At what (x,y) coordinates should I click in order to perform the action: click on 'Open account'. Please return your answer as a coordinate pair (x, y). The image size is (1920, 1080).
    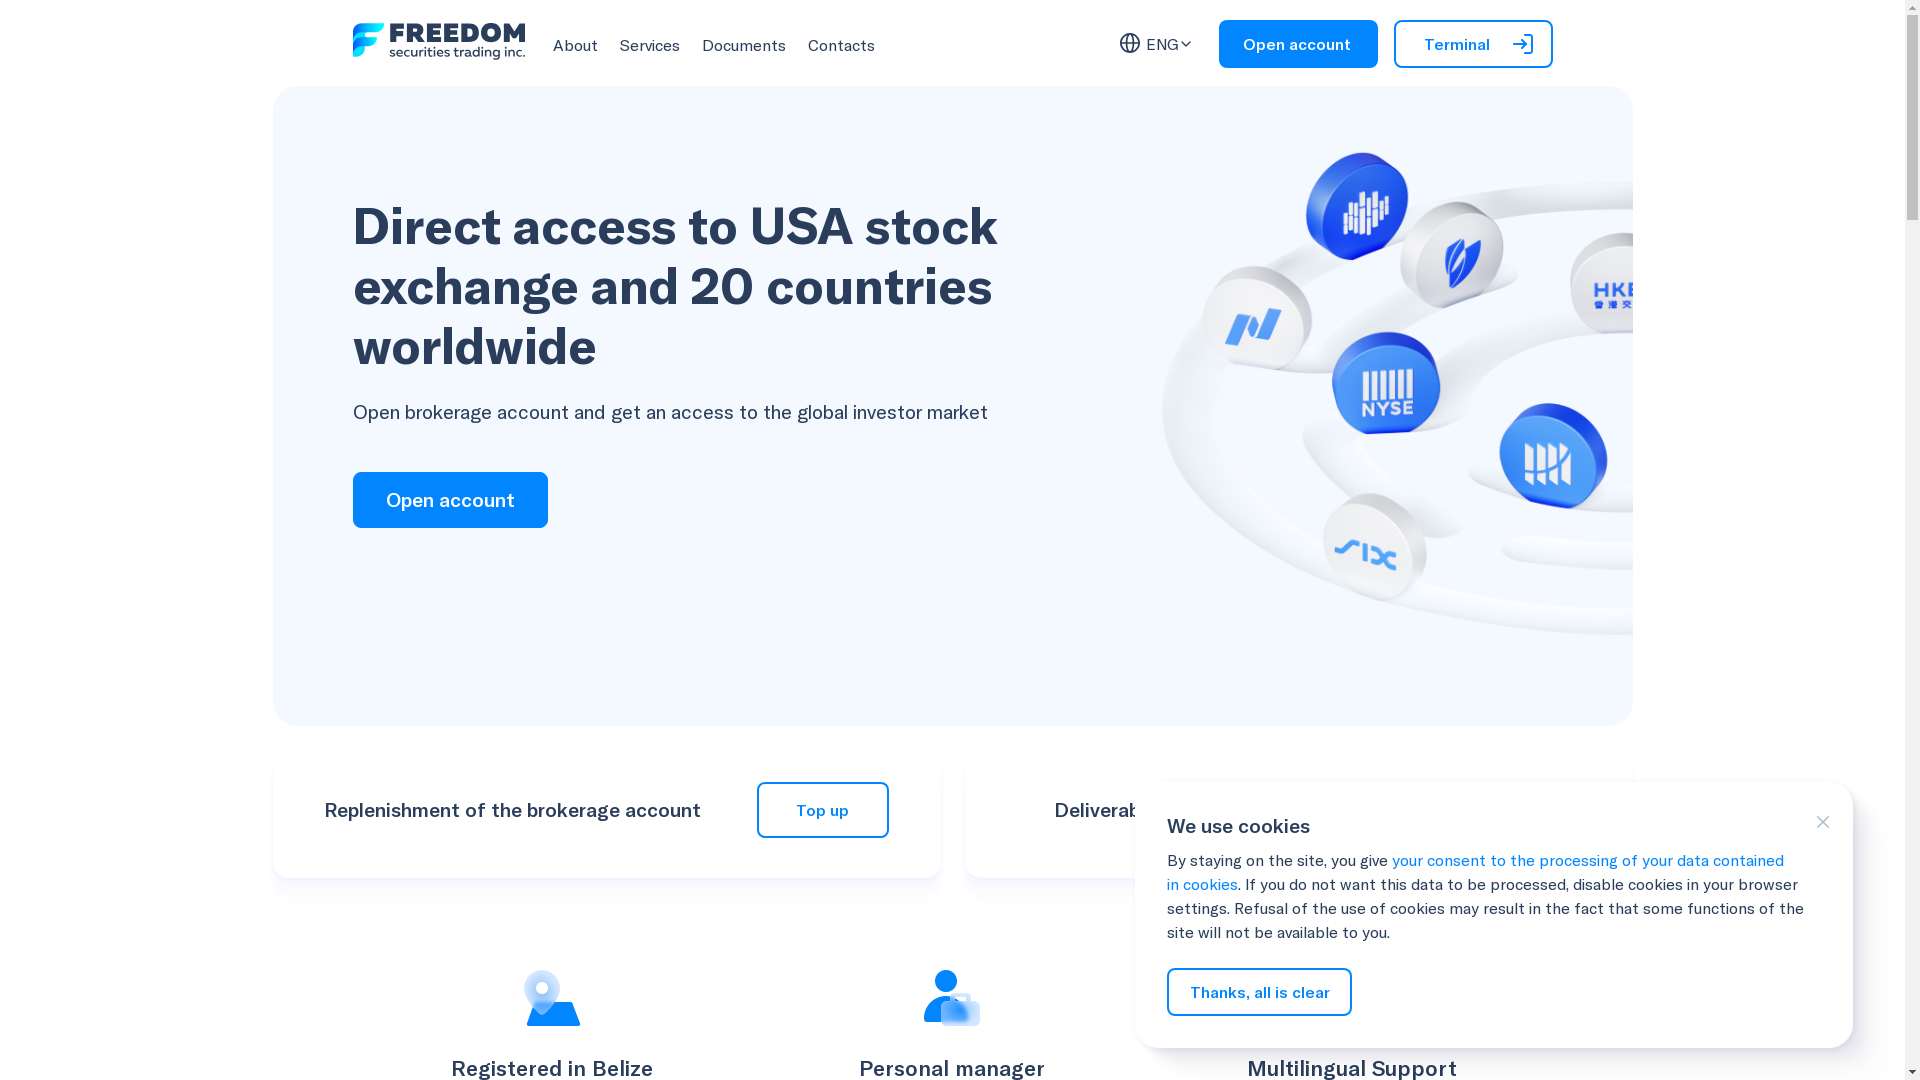
    Looking at the image, I should click on (448, 499).